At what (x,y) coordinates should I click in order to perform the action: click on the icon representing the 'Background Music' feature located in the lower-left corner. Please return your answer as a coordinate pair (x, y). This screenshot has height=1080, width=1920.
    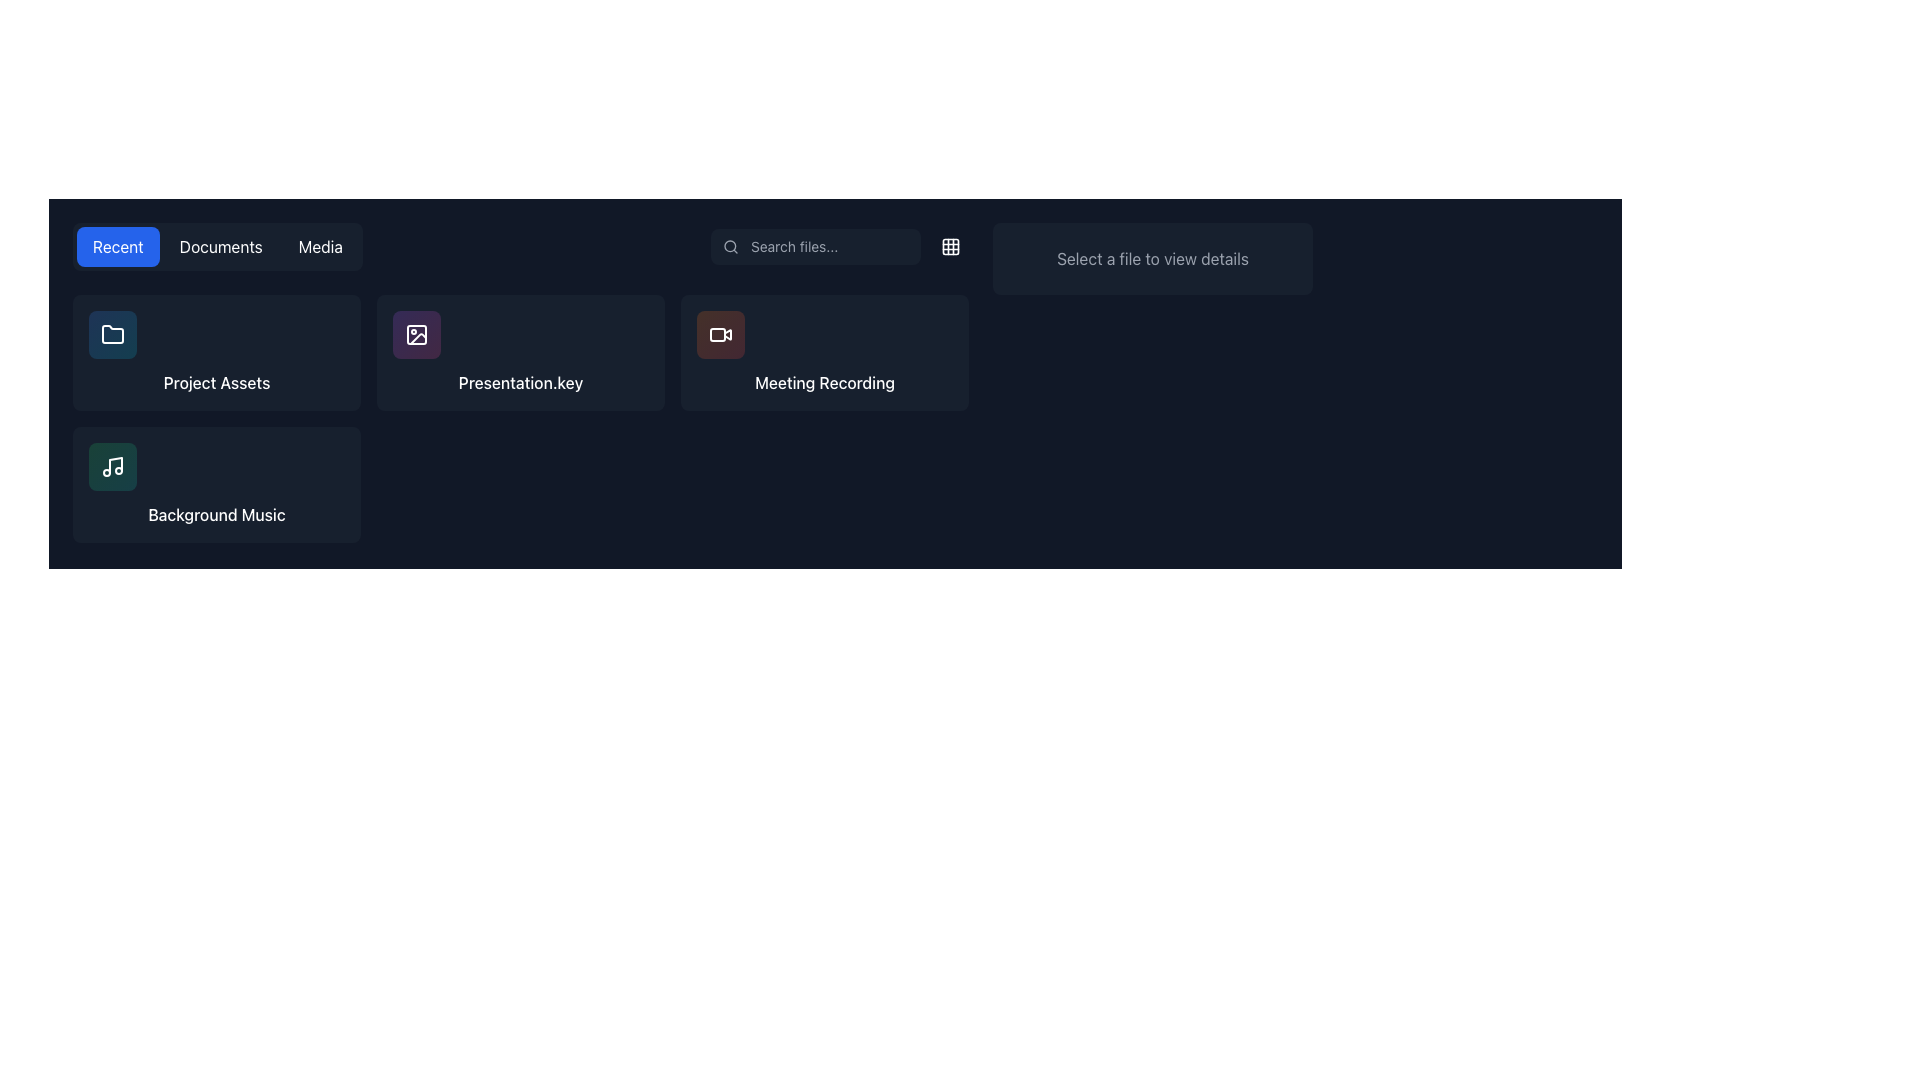
    Looking at the image, I should click on (112, 466).